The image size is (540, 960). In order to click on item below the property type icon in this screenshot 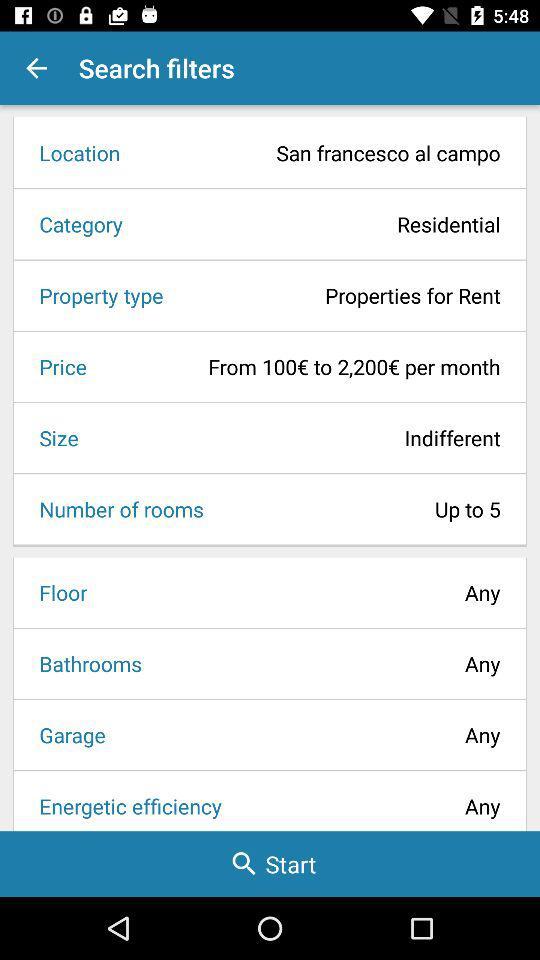, I will do `click(56, 365)`.